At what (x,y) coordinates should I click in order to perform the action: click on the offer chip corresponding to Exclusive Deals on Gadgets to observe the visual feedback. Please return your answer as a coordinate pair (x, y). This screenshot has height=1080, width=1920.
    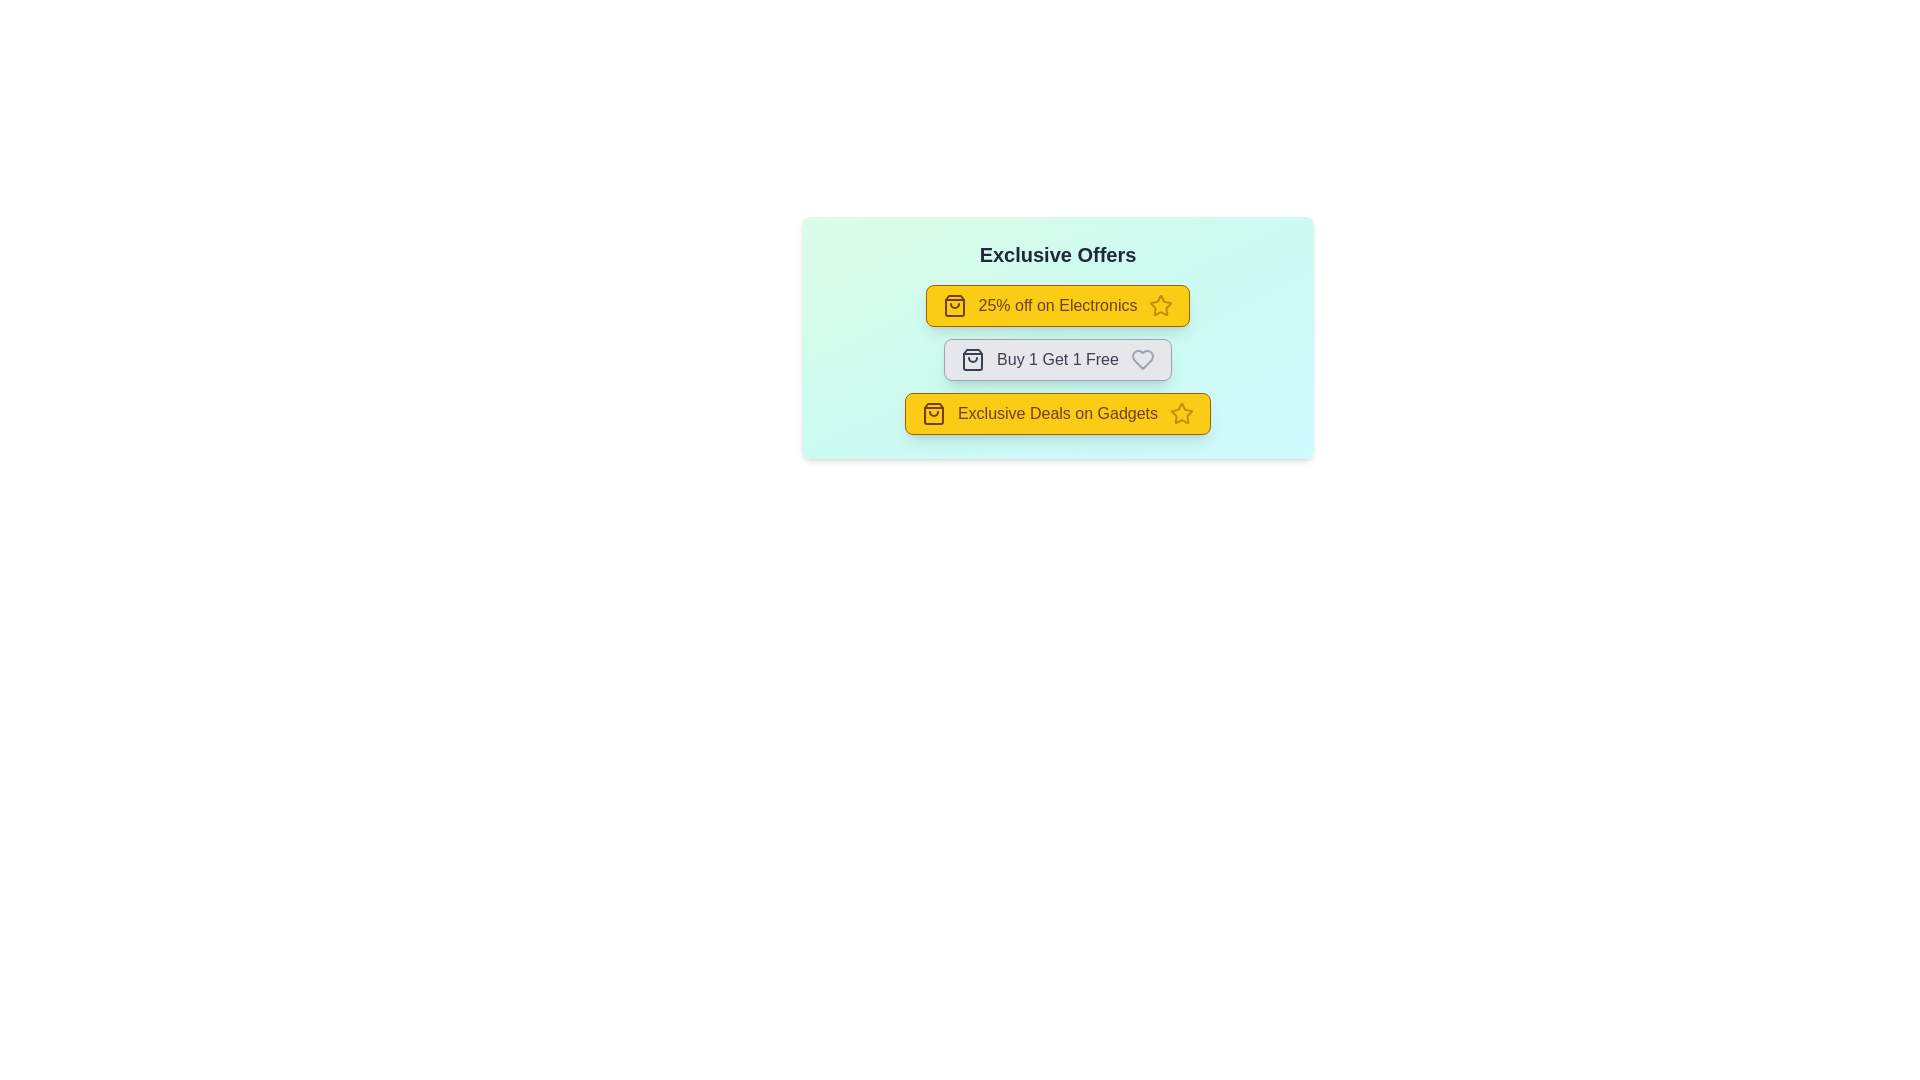
    Looking at the image, I should click on (1056, 412).